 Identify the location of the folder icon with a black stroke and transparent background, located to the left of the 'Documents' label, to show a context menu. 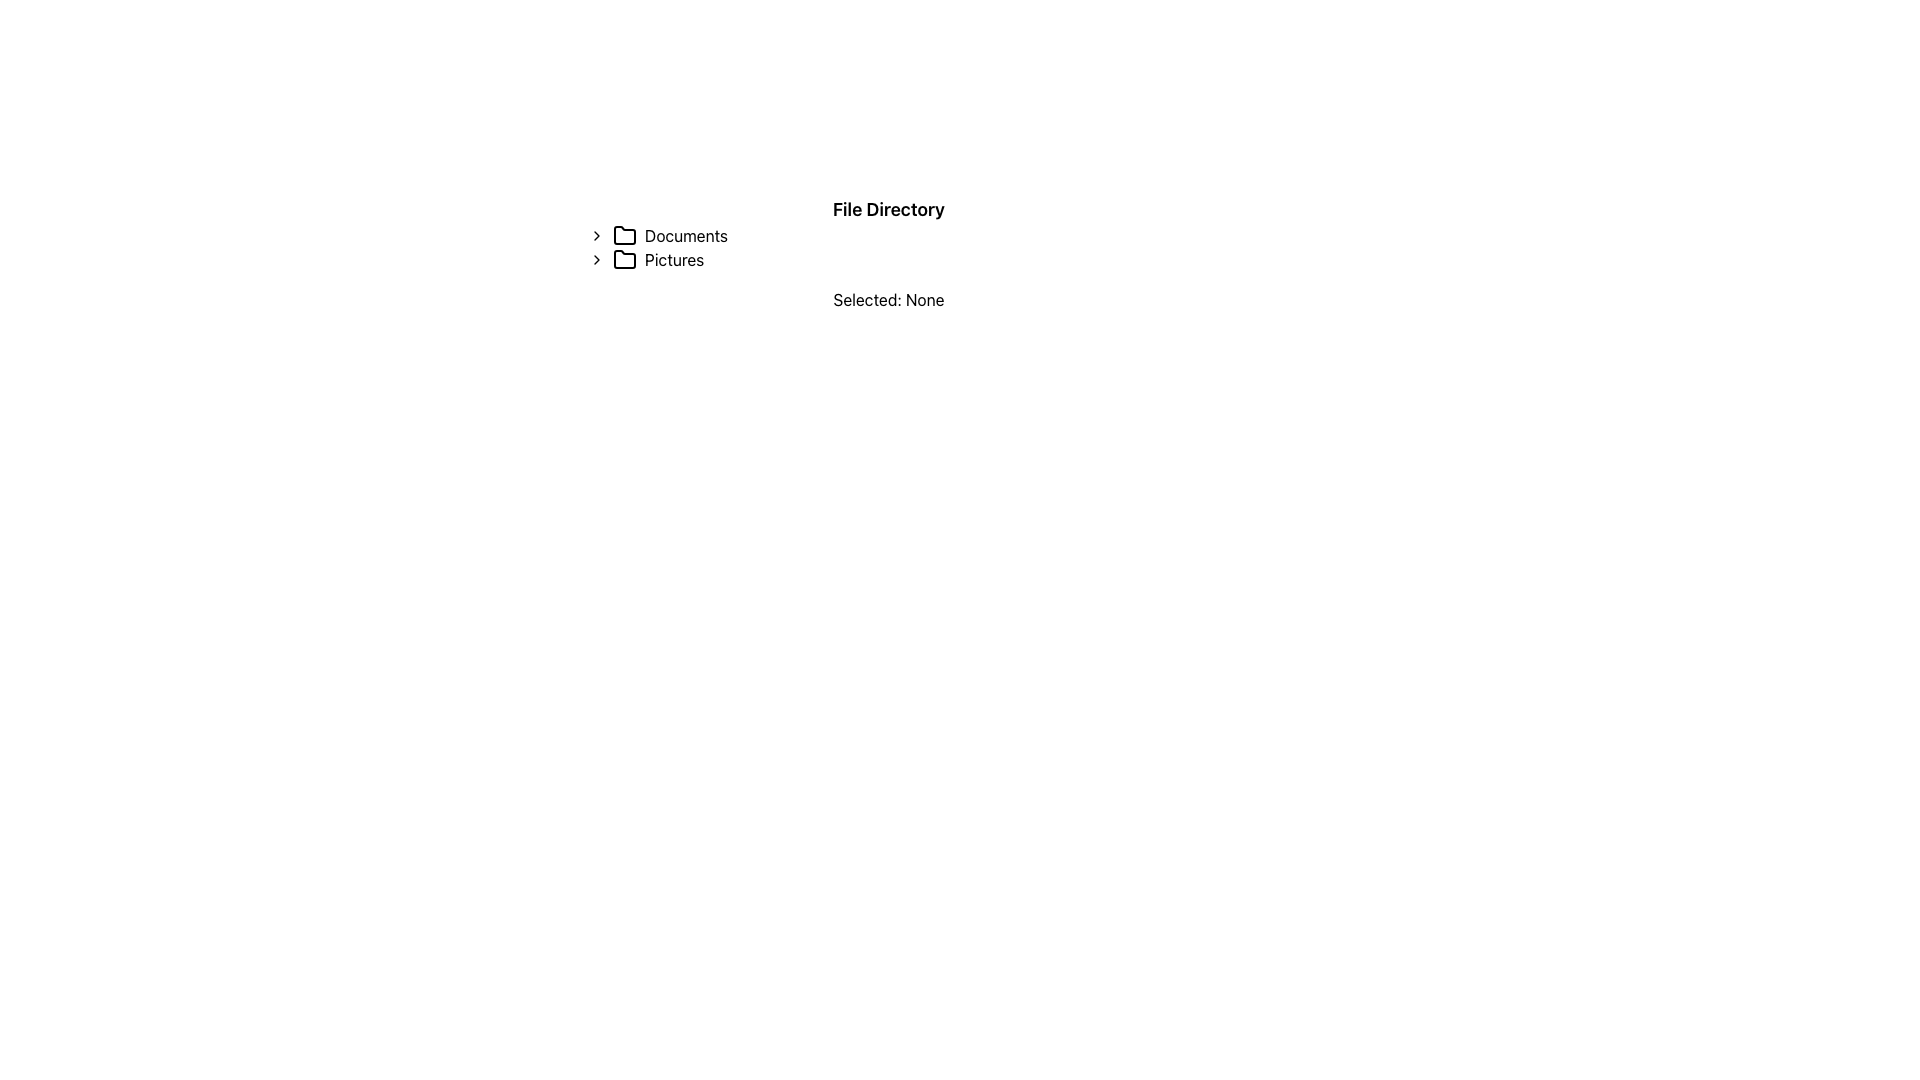
(623, 234).